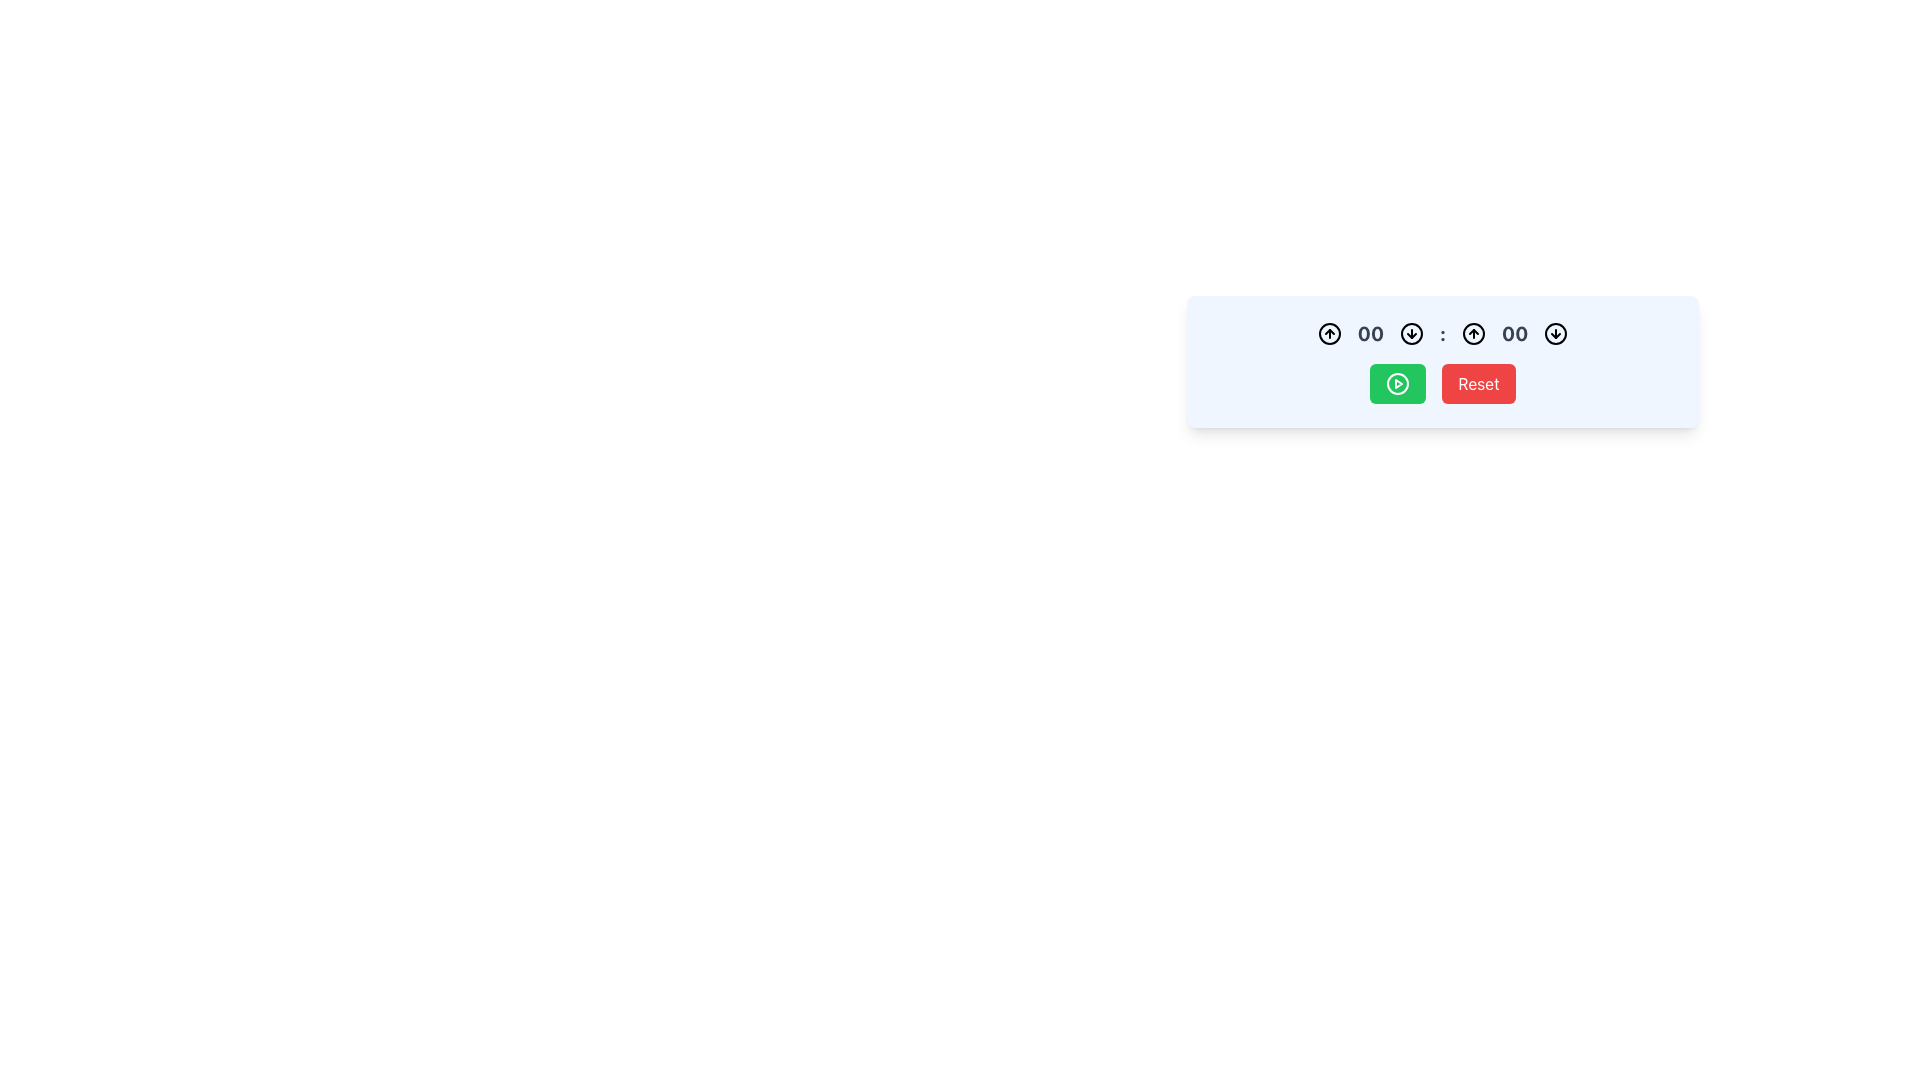 Image resolution: width=1920 pixels, height=1080 pixels. What do you see at coordinates (1443, 333) in the screenshot?
I see `the colon text element that visually organizes numeric values in a time display layout, positioned centrally between '00' on each side` at bounding box center [1443, 333].